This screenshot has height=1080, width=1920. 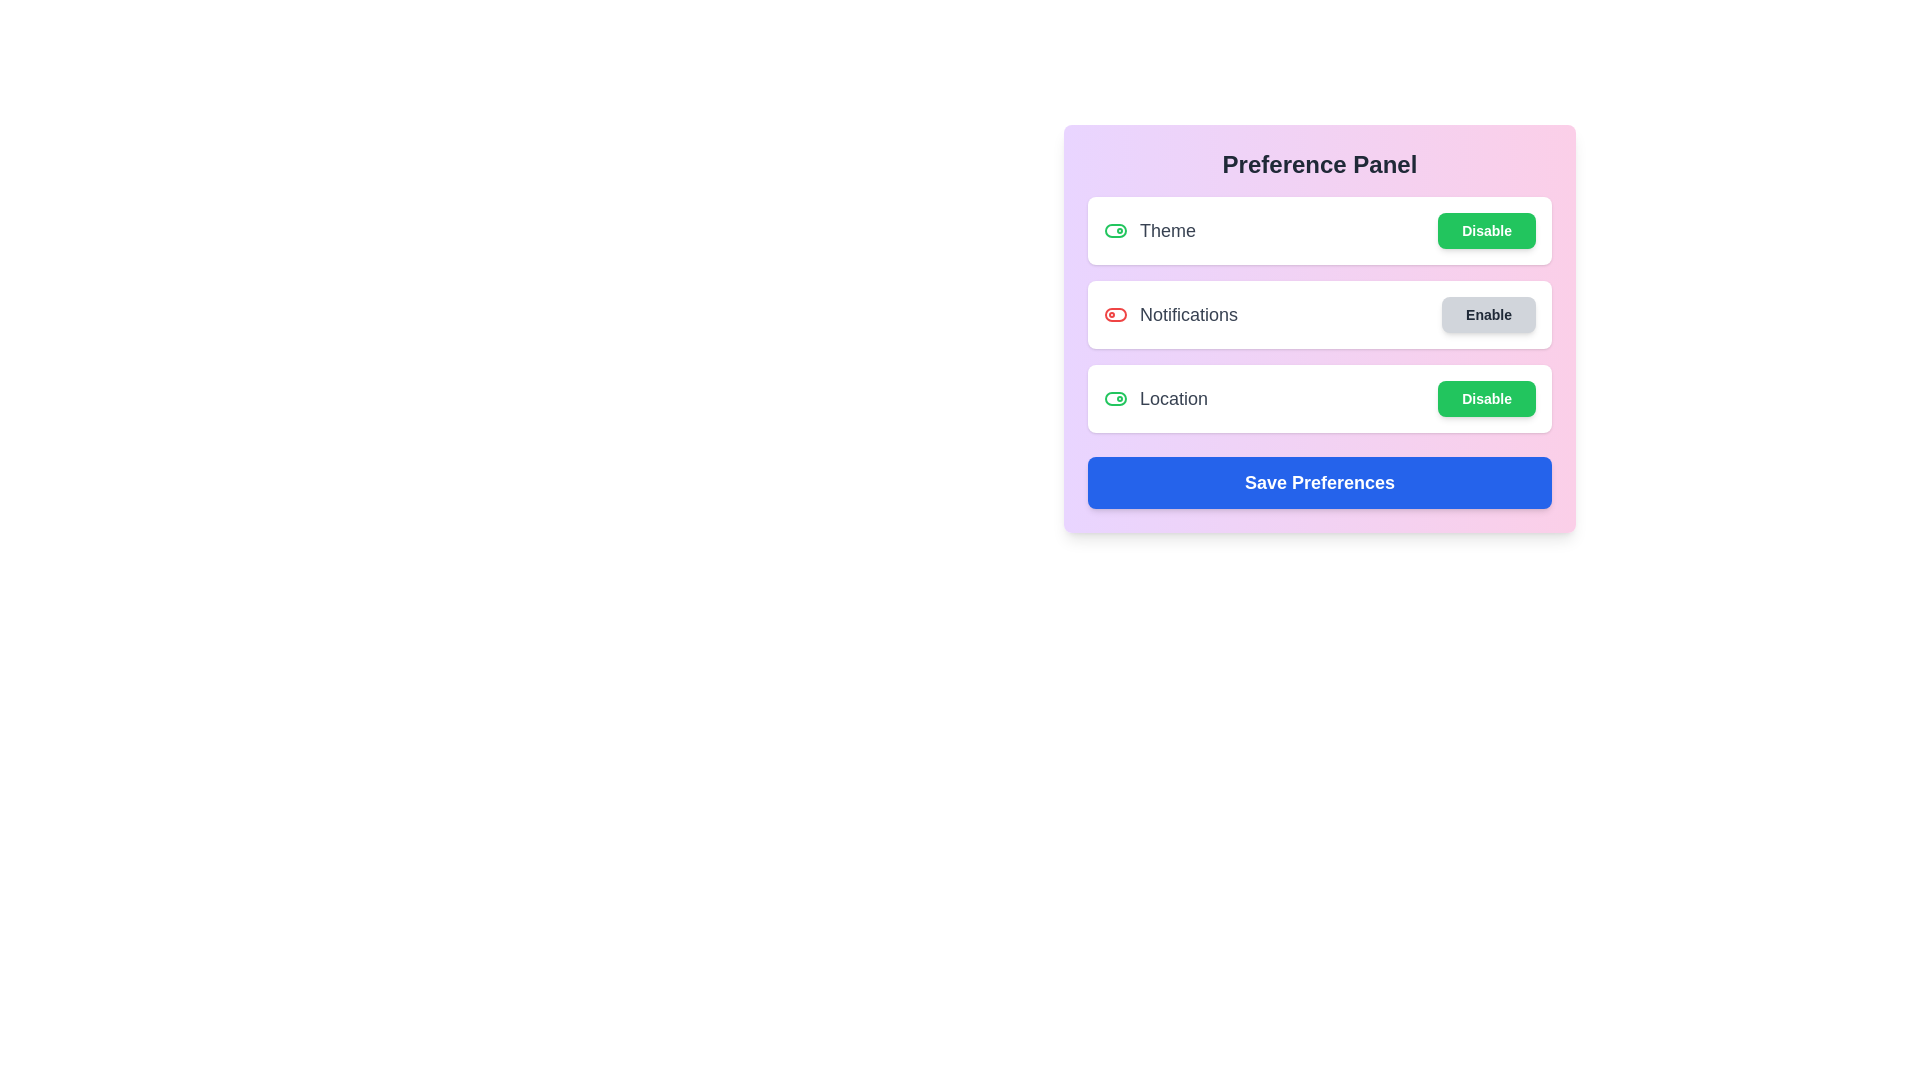 I want to click on the Theme Disable button to toggle its state, so click(x=1487, y=230).